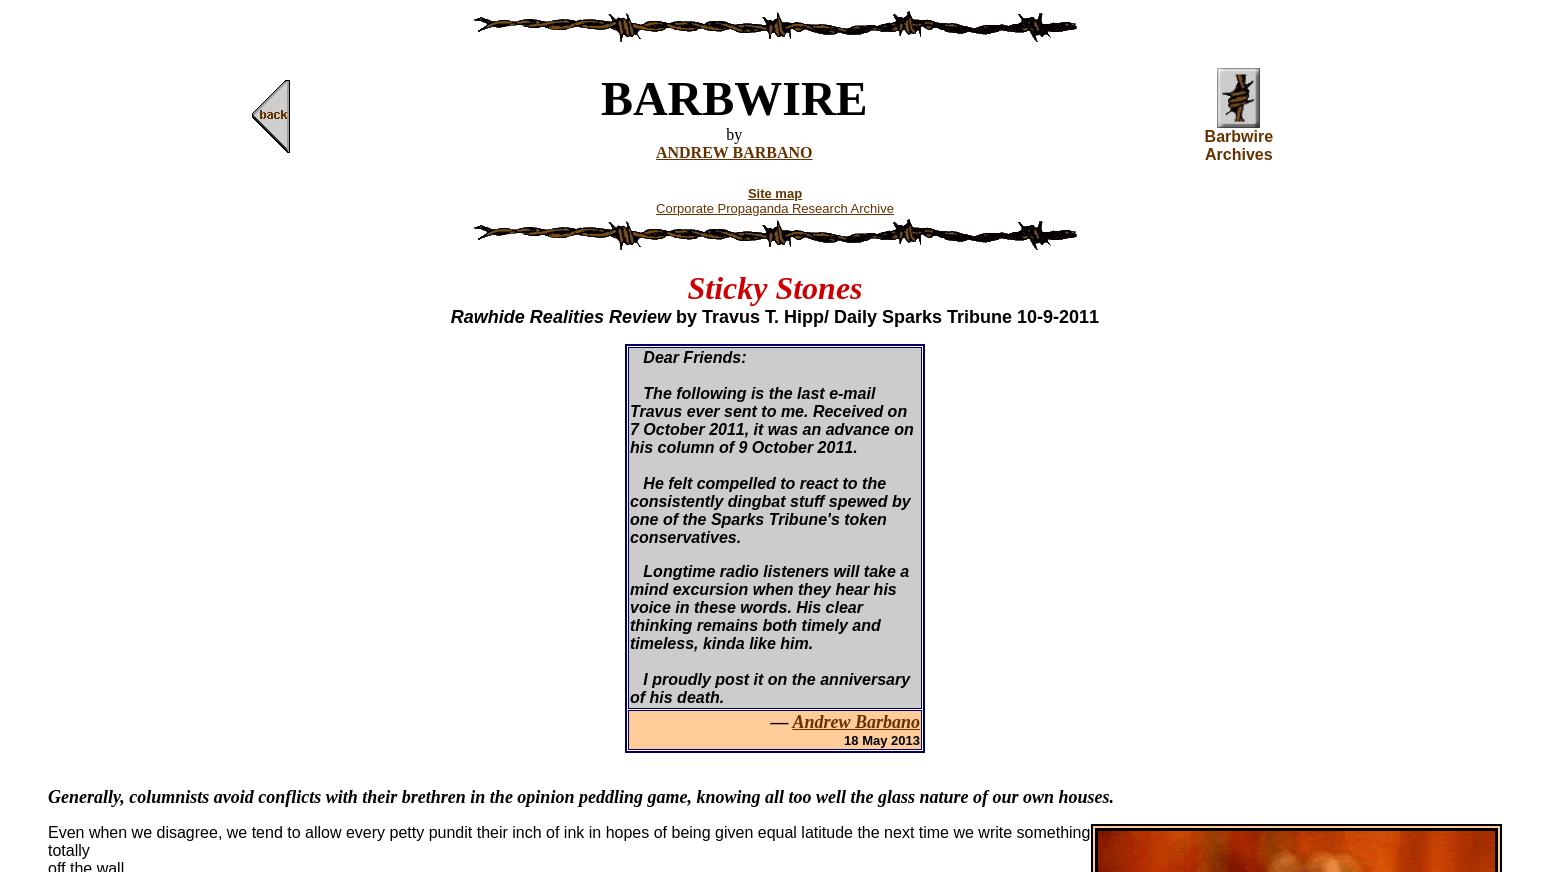  Describe the element at coordinates (842, 739) in the screenshot. I see `'18 
        May 2013'` at that location.